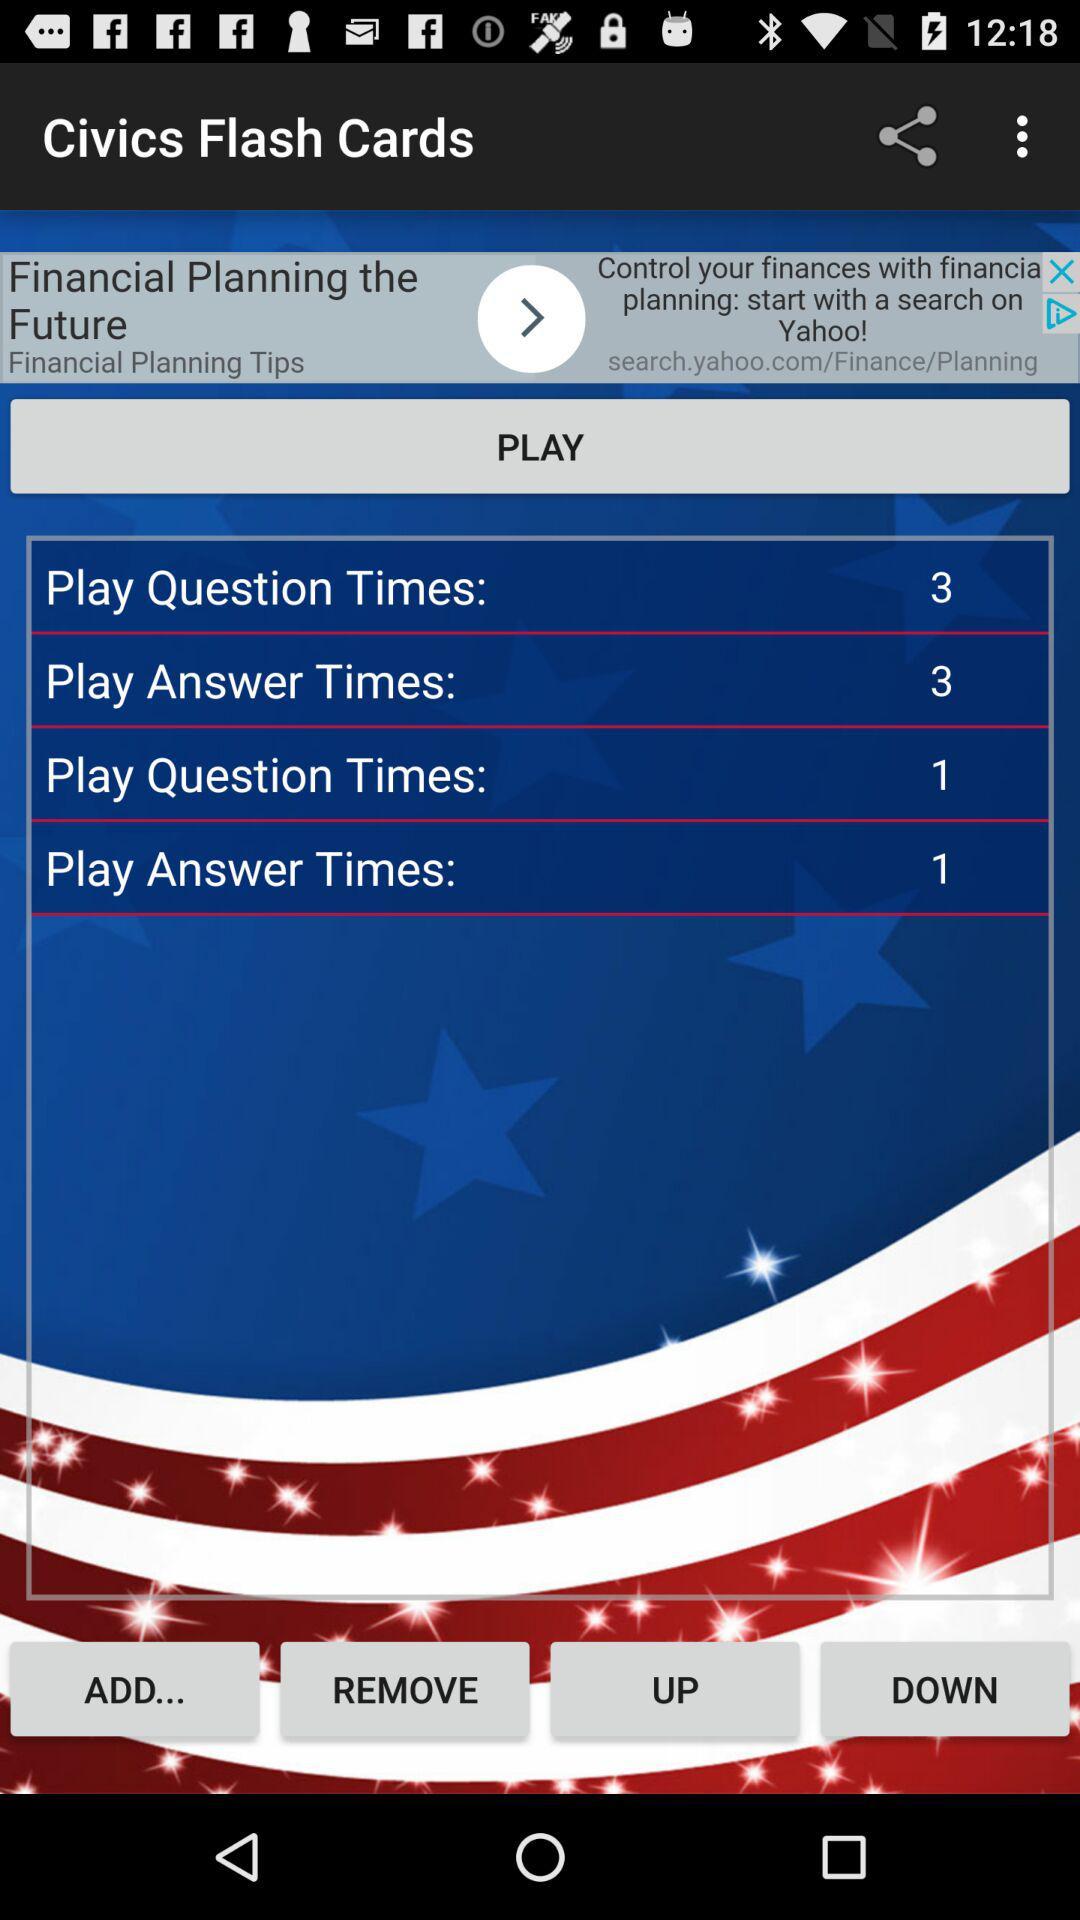 This screenshot has width=1080, height=1920. Describe the element at coordinates (540, 316) in the screenshot. I see `advertisement` at that location.